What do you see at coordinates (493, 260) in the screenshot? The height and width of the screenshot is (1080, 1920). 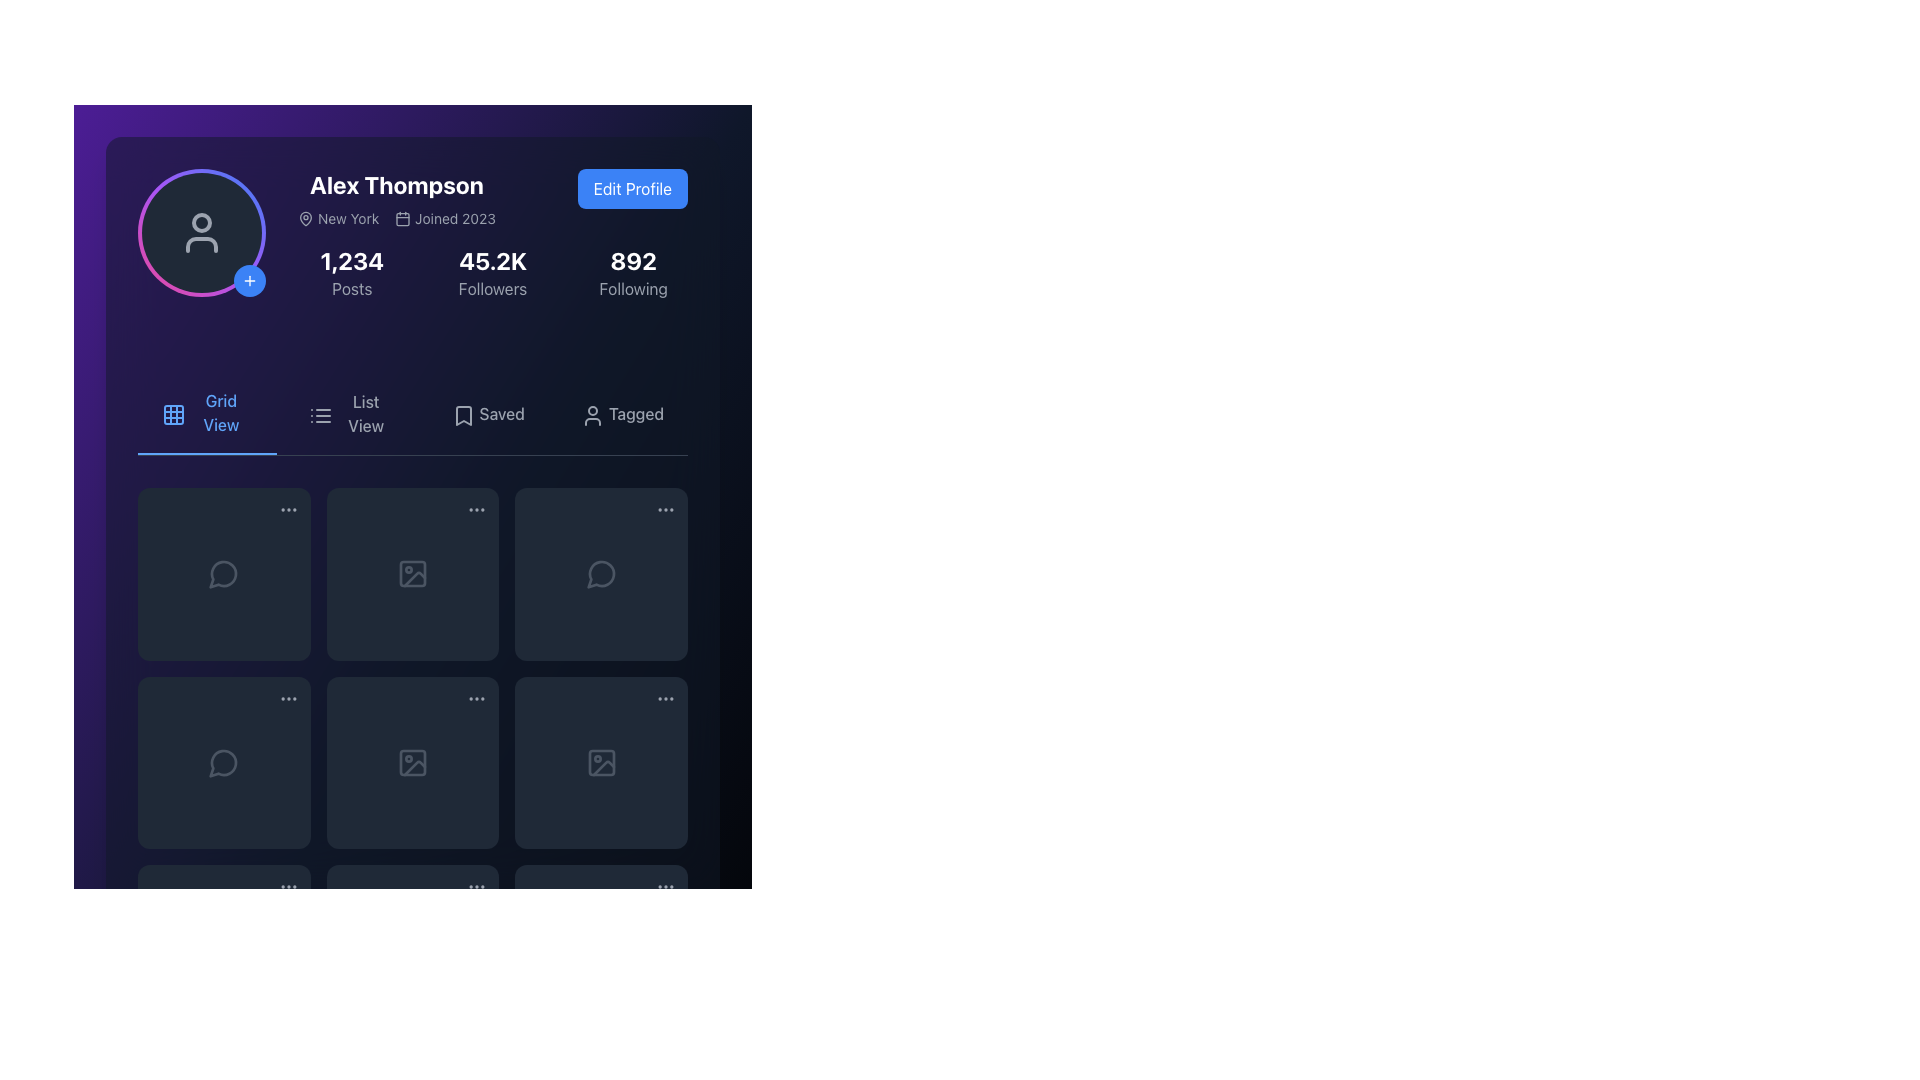 I see `the text label displaying '45.2K'` at bounding box center [493, 260].